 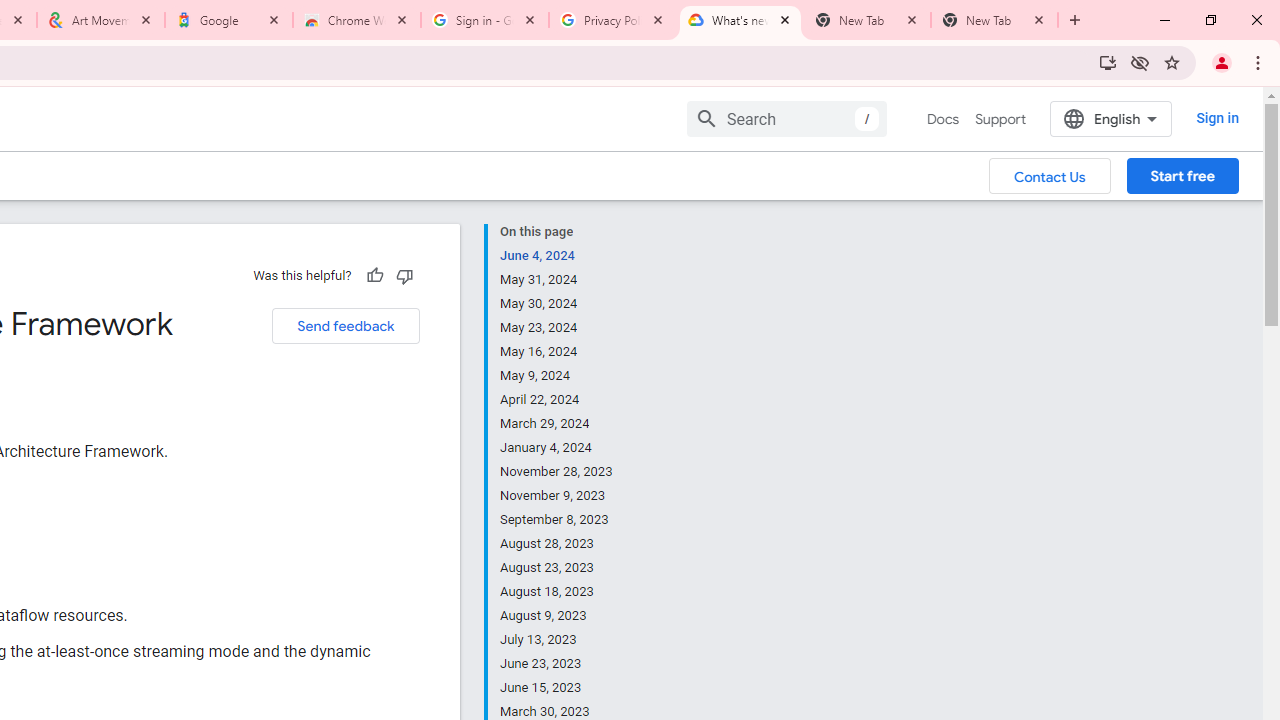 What do you see at coordinates (557, 664) in the screenshot?
I see `'June 23, 2023'` at bounding box center [557, 664].